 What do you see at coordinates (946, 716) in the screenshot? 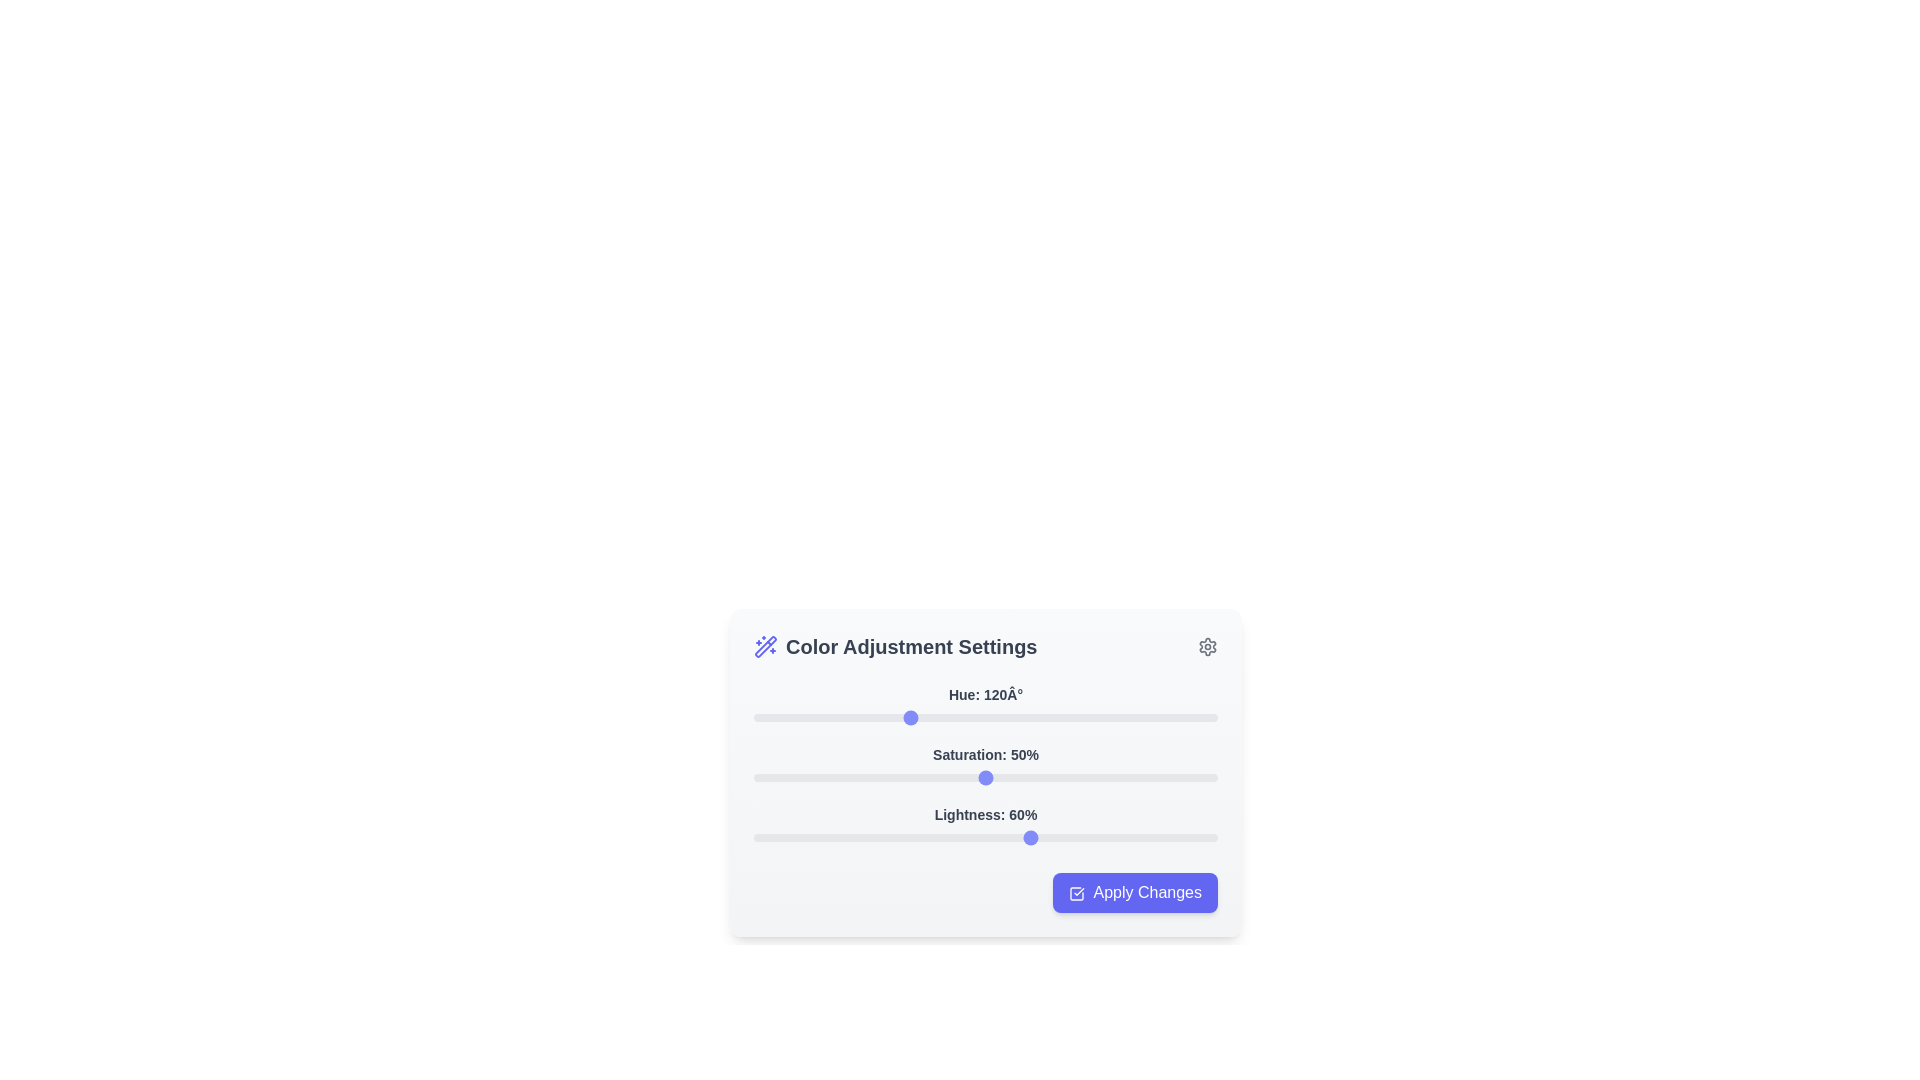
I see `hue` at bounding box center [946, 716].